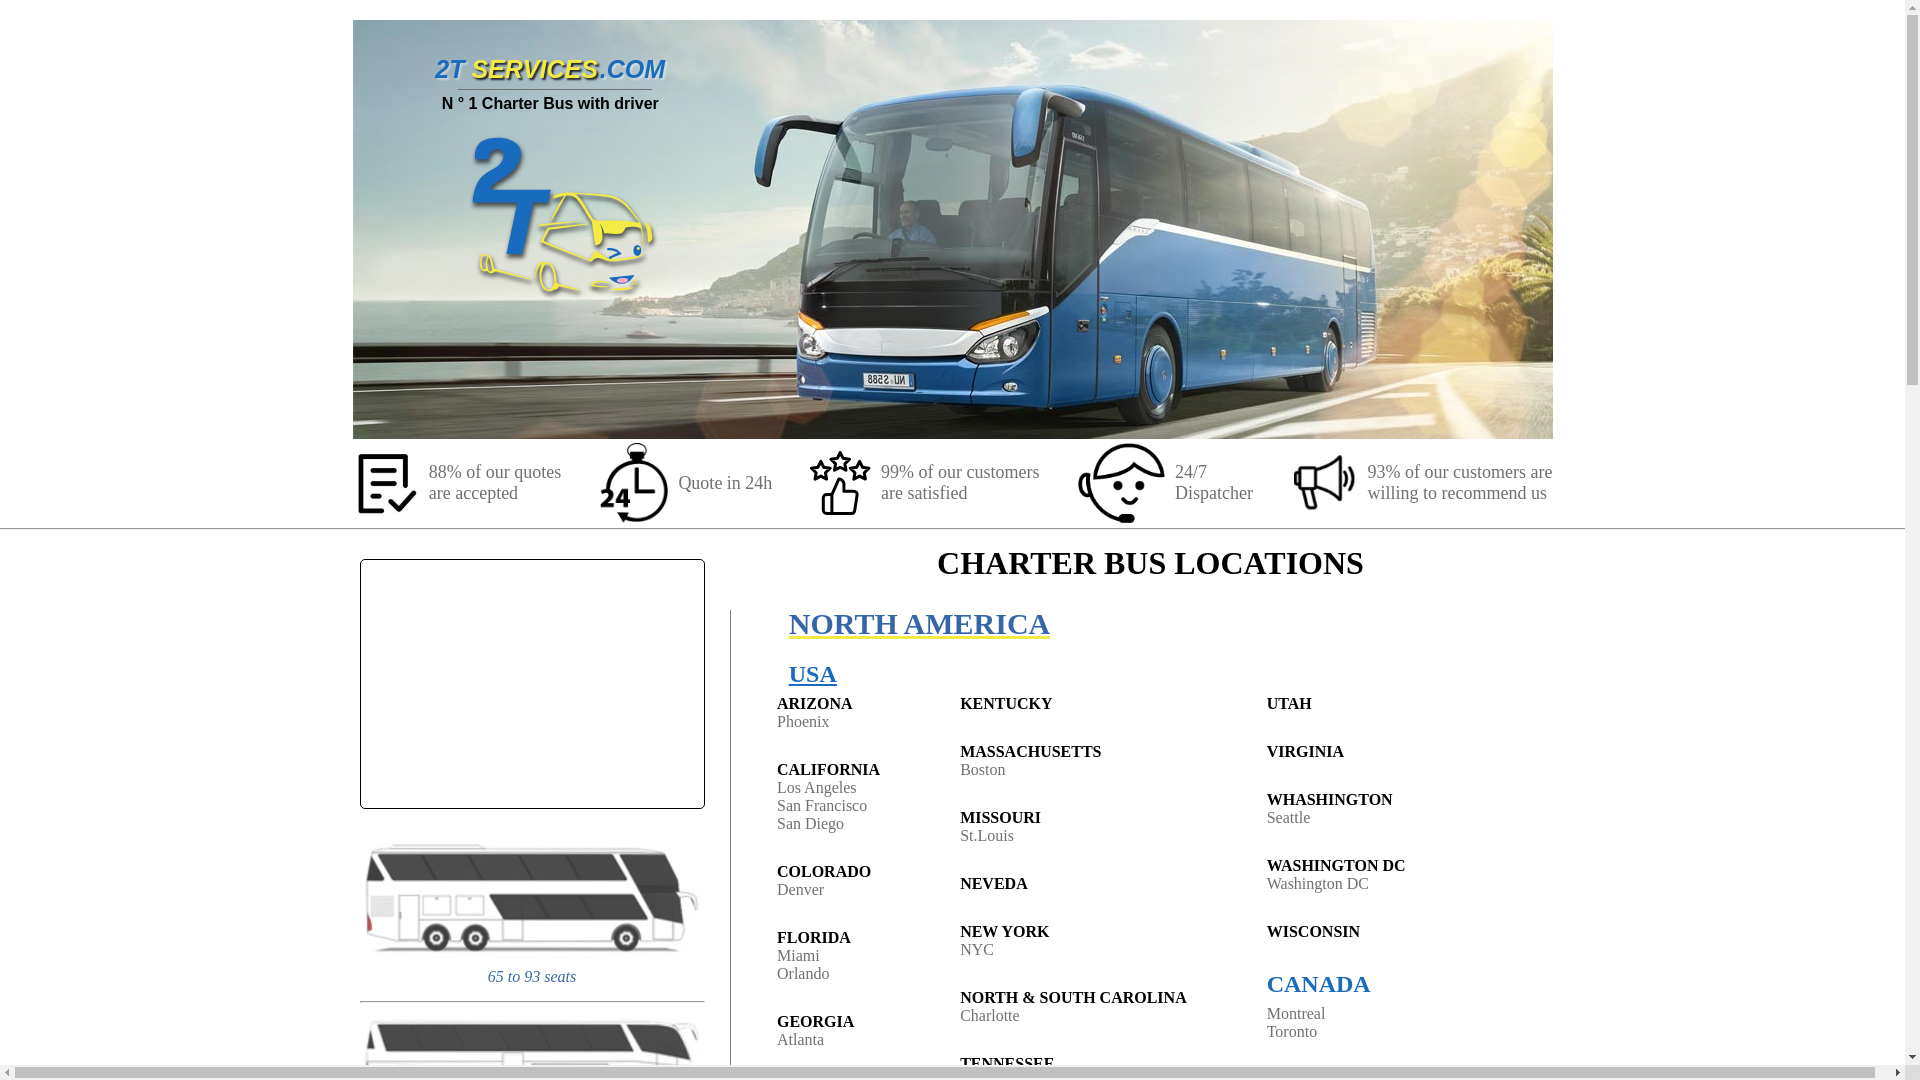 Image resolution: width=1920 pixels, height=1080 pixels. Describe the element at coordinates (1318, 882) in the screenshot. I see `'Washington DC'` at that location.